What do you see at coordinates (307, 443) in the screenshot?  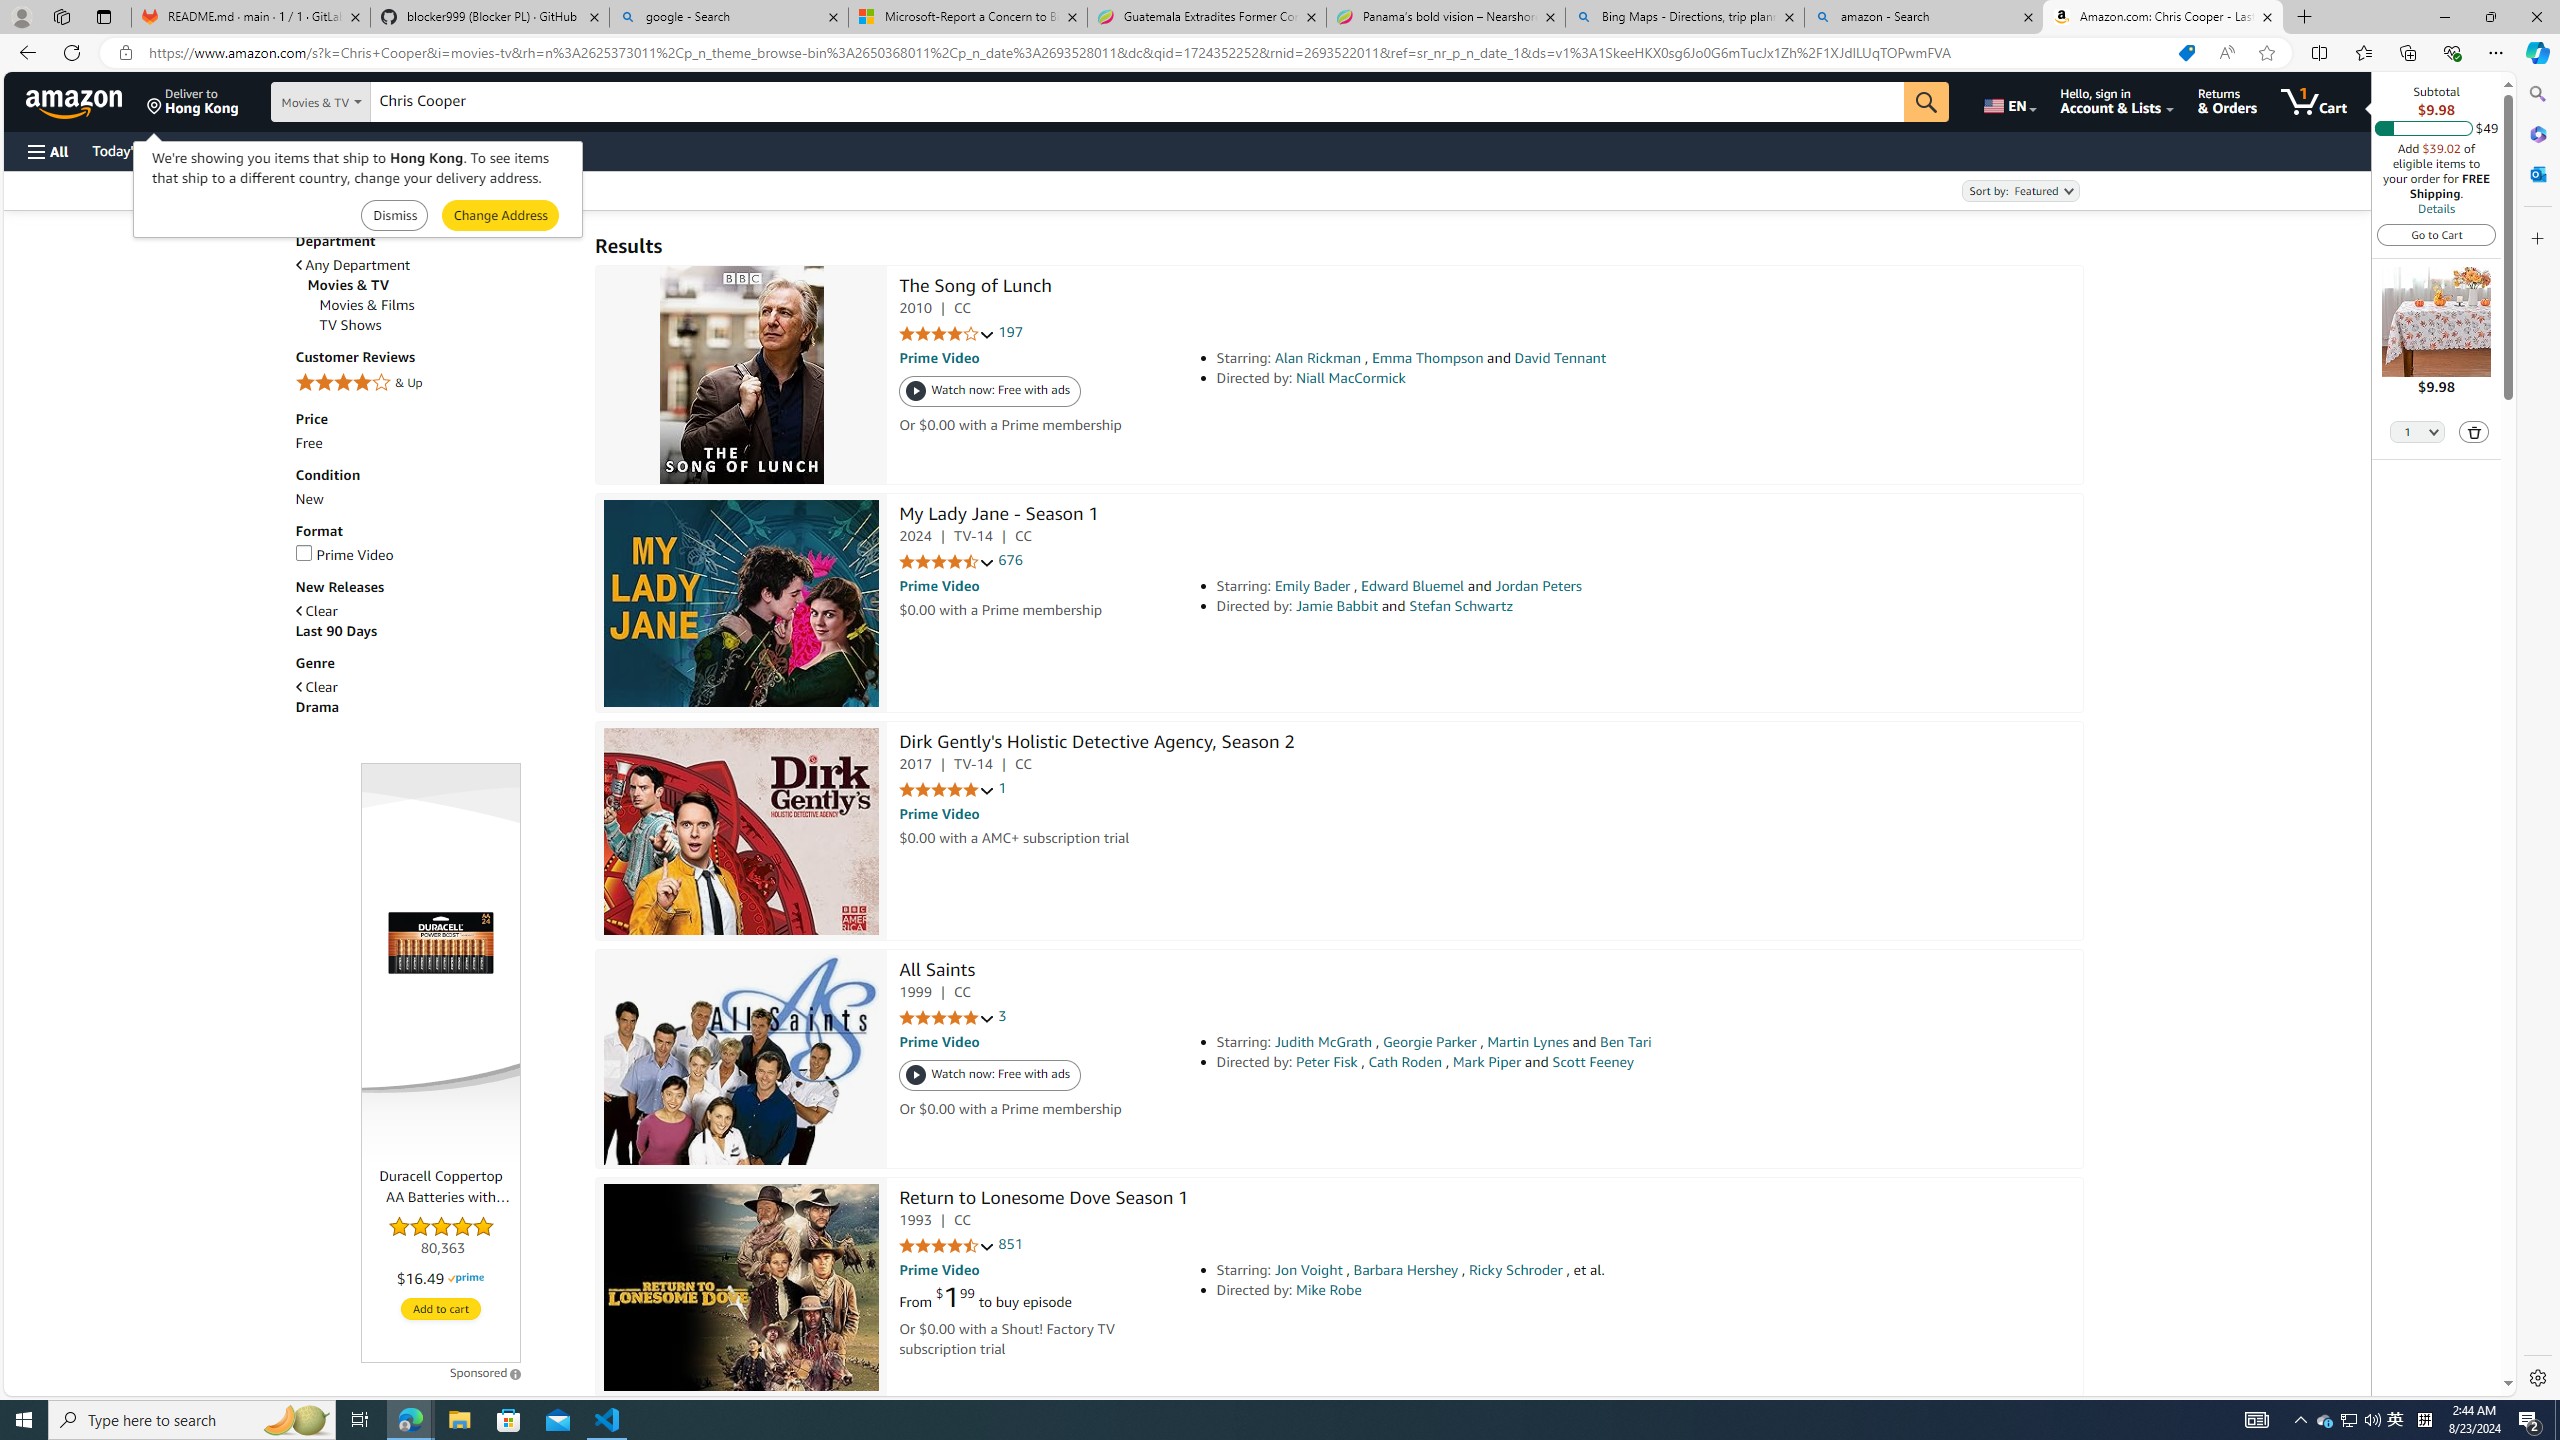 I see `'Free'` at bounding box center [307, 443].